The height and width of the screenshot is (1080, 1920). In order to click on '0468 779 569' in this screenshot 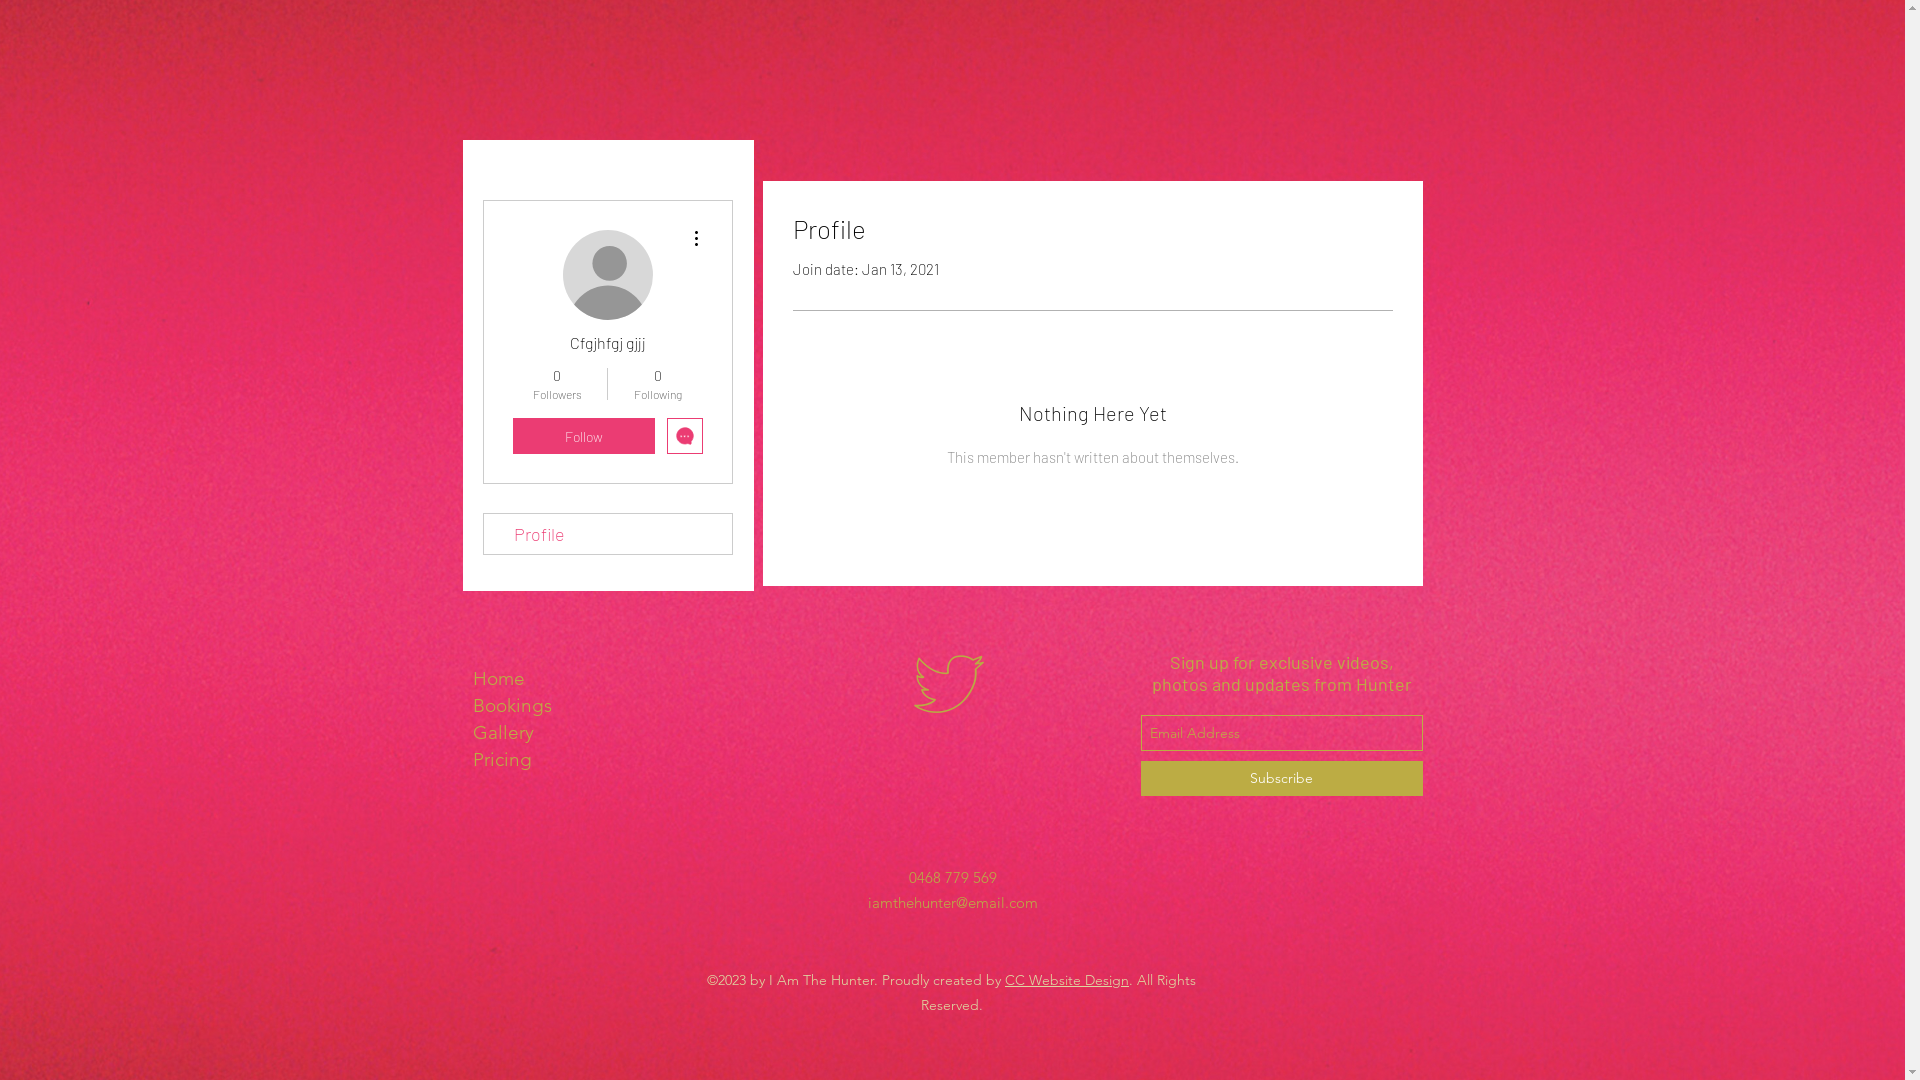, I will do `click(906, 876)`.